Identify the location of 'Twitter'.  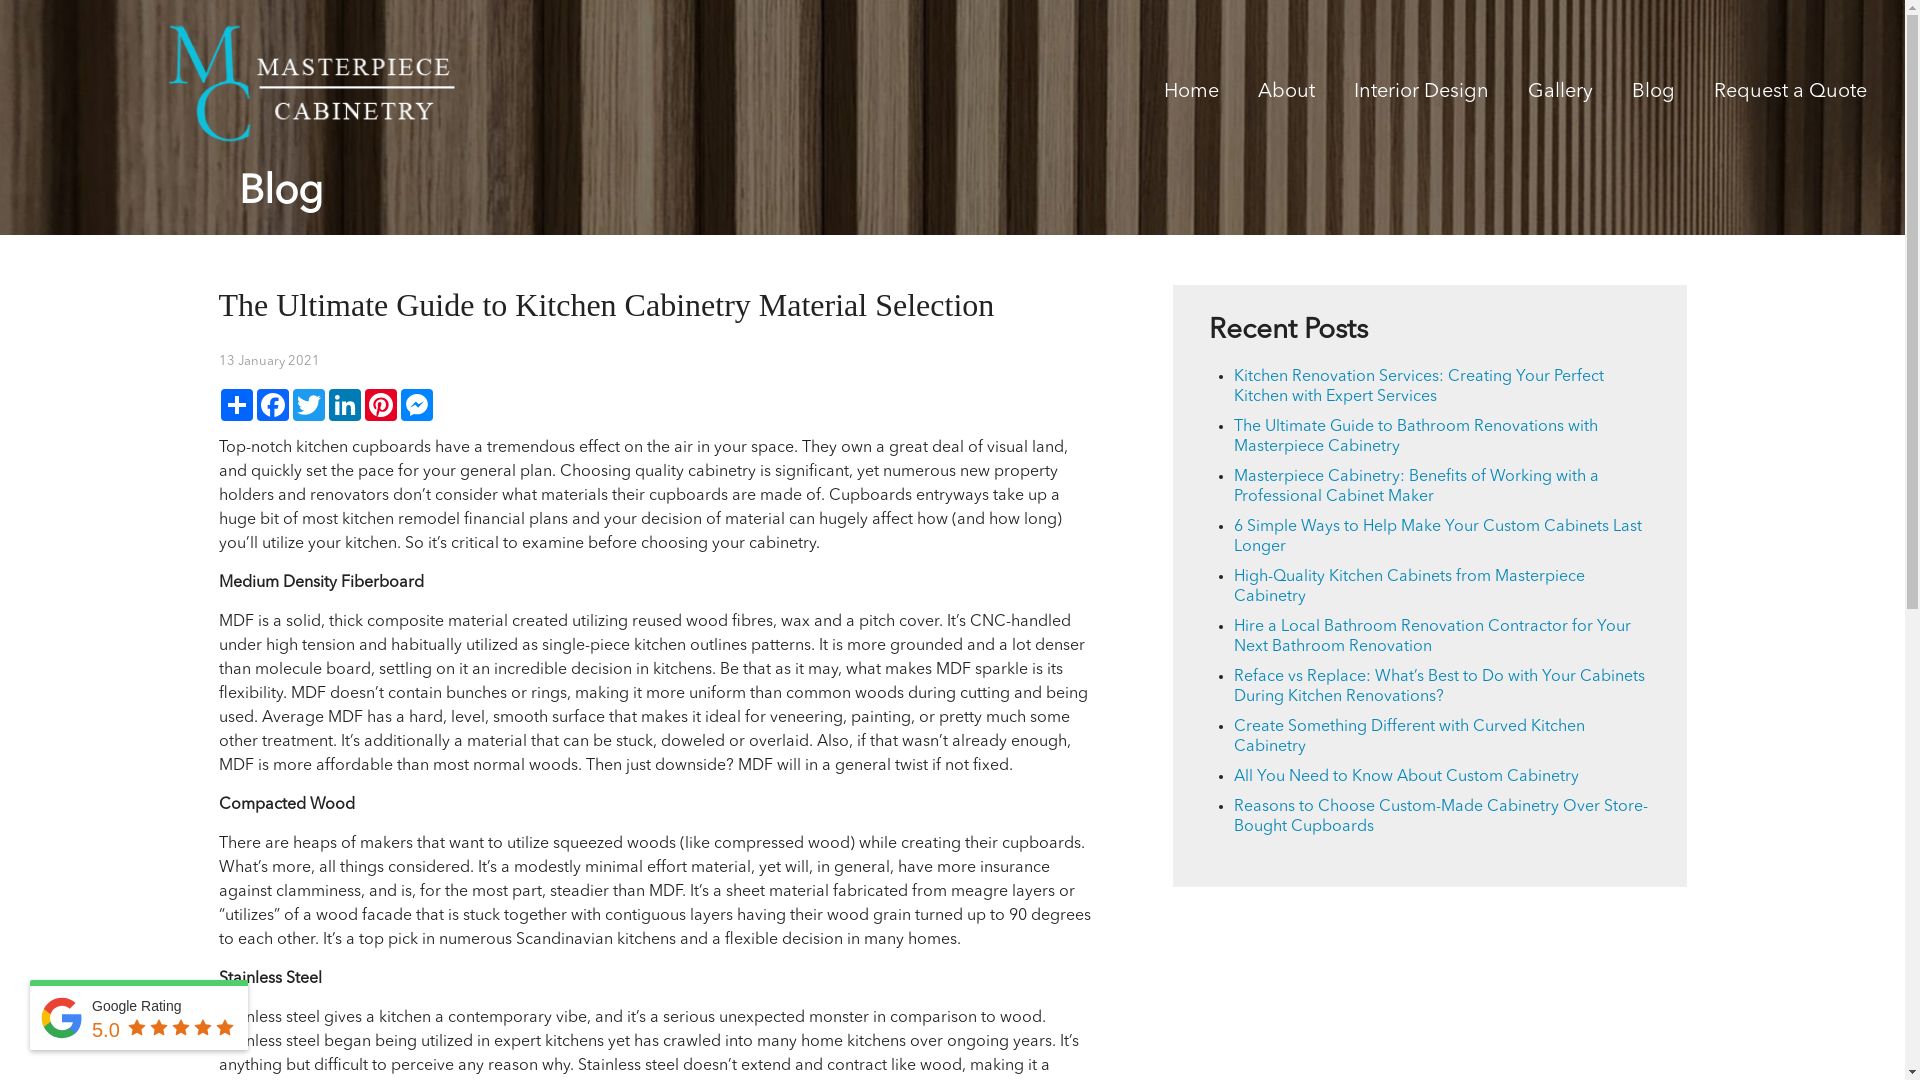
(288, 405).